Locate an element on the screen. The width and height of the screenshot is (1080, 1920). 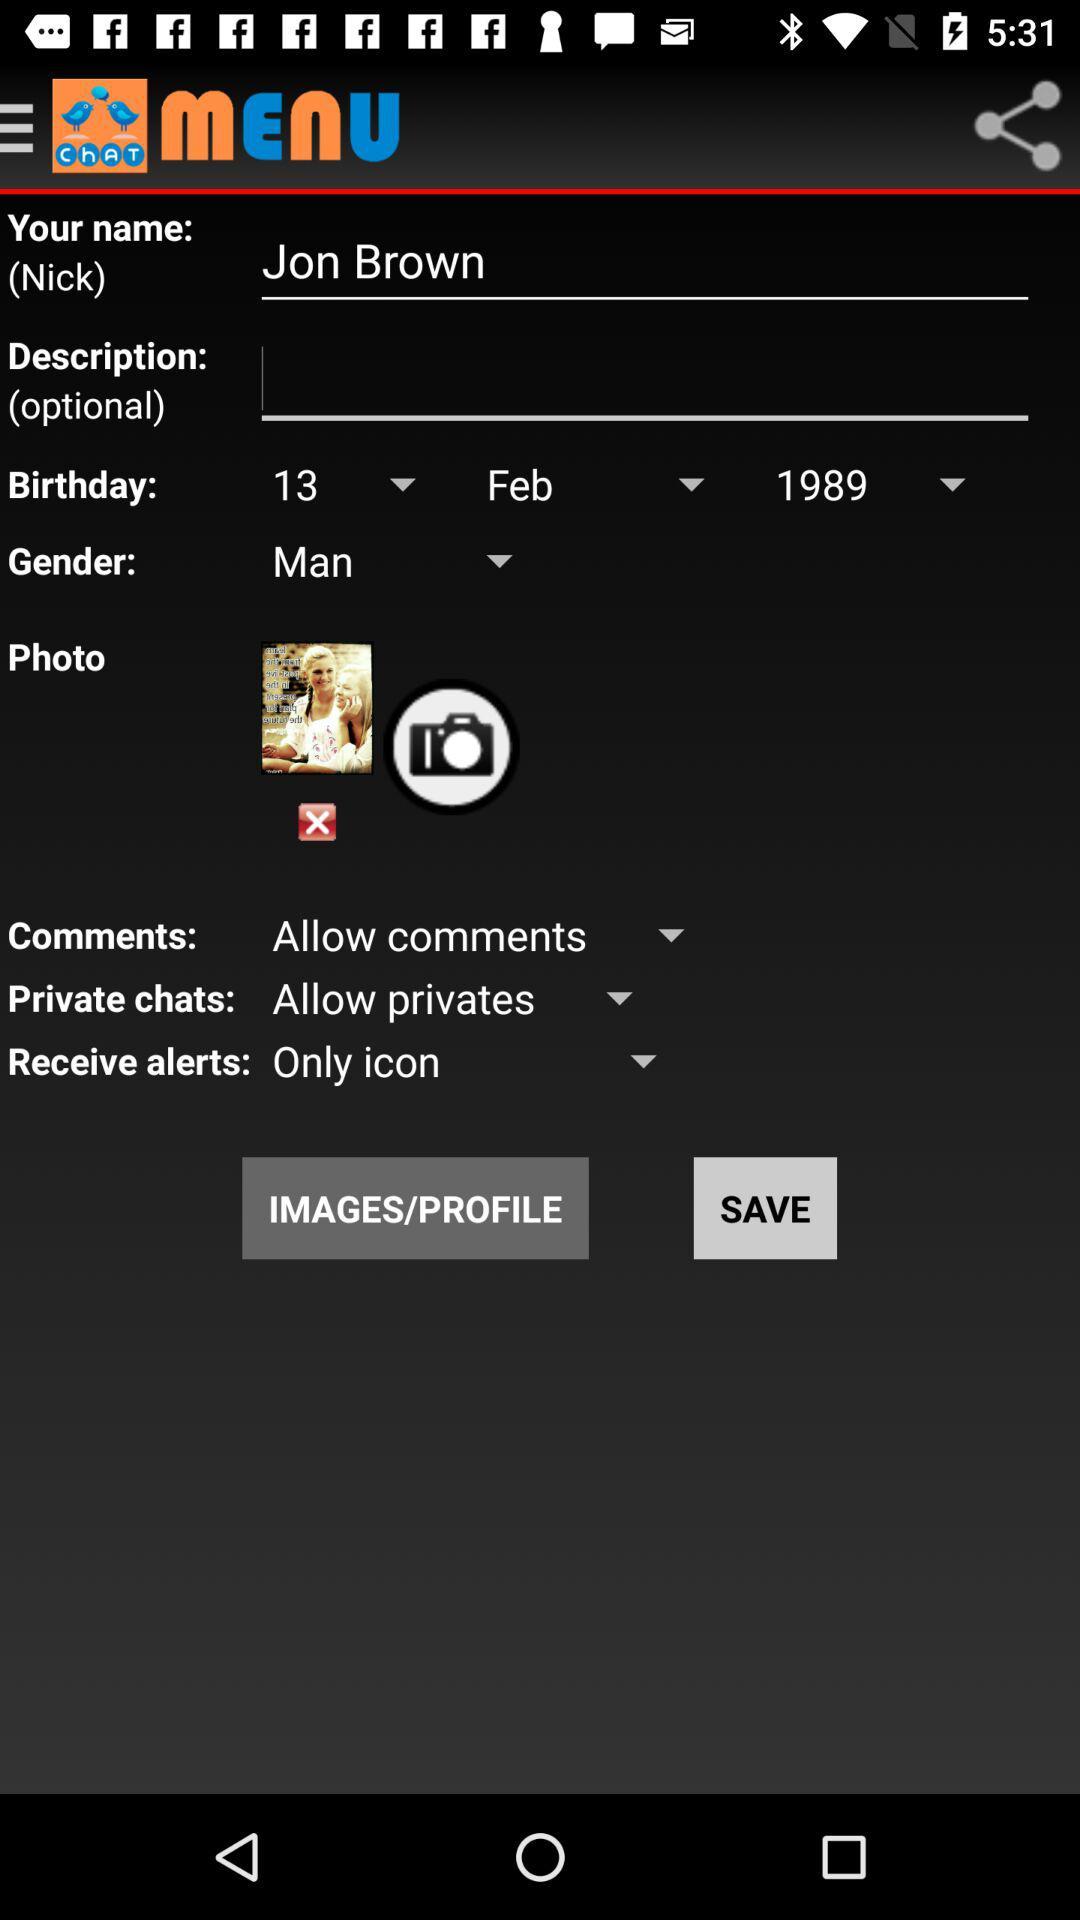
setting in privacy is located at coordinates (26, 124).